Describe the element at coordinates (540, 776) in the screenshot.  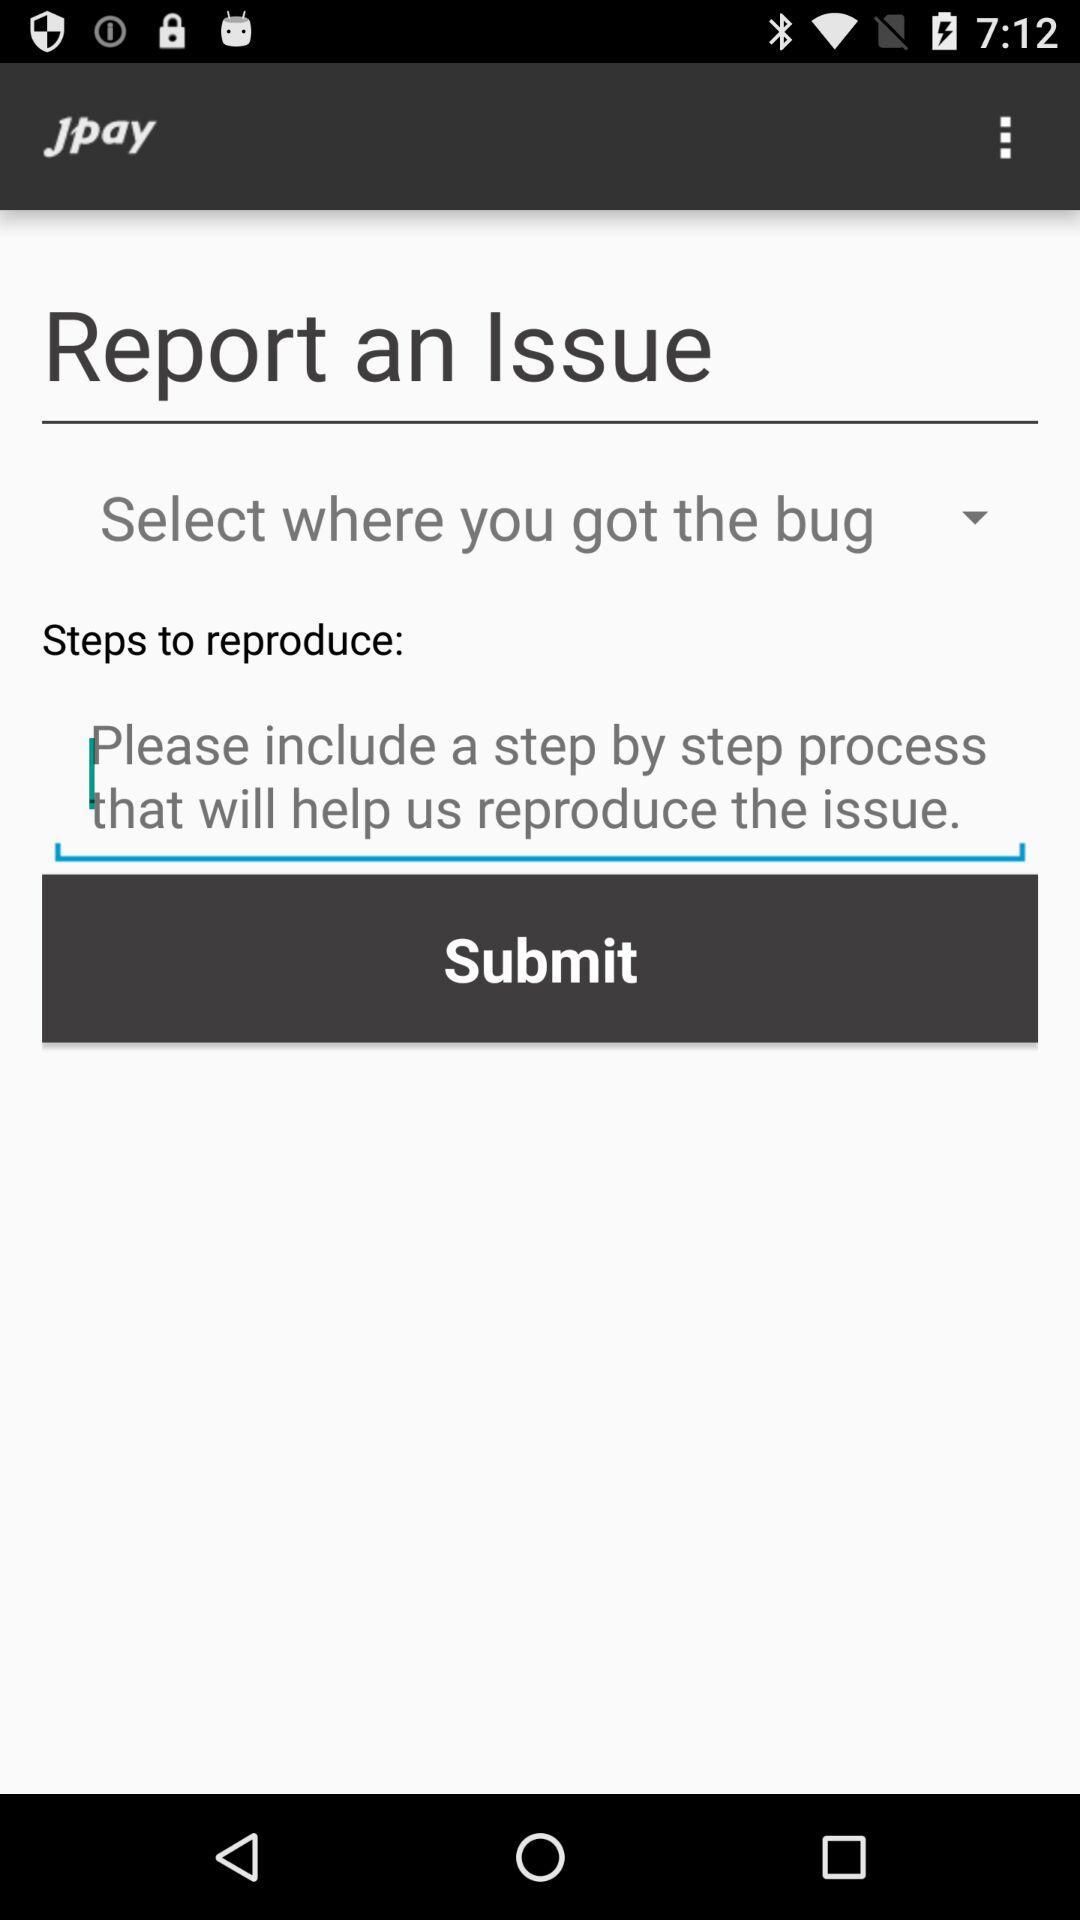
I see `type here` at that location.